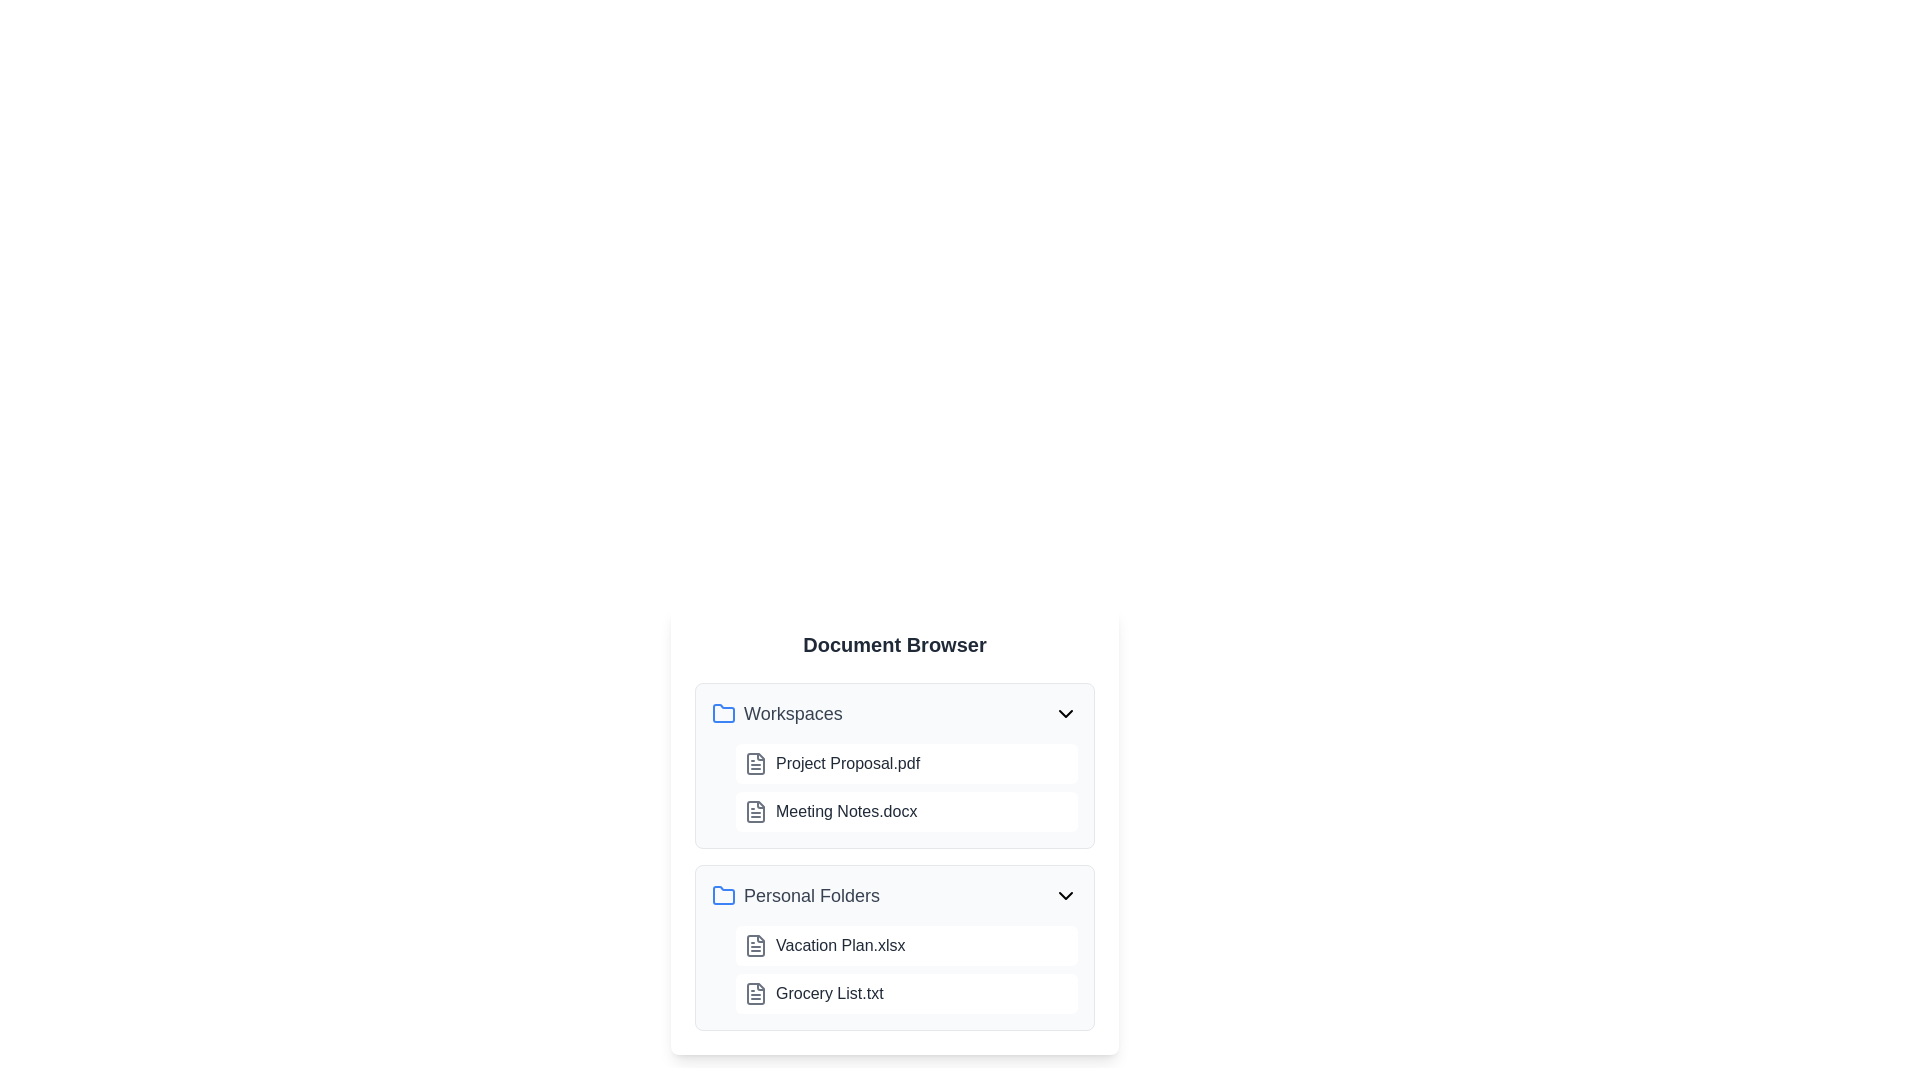  What do you see at coordinates (906, 994) in the screenshot?
I see `the List item labeled 'Grocery List.txt' in the document directory` at bounding box center [906, 994].